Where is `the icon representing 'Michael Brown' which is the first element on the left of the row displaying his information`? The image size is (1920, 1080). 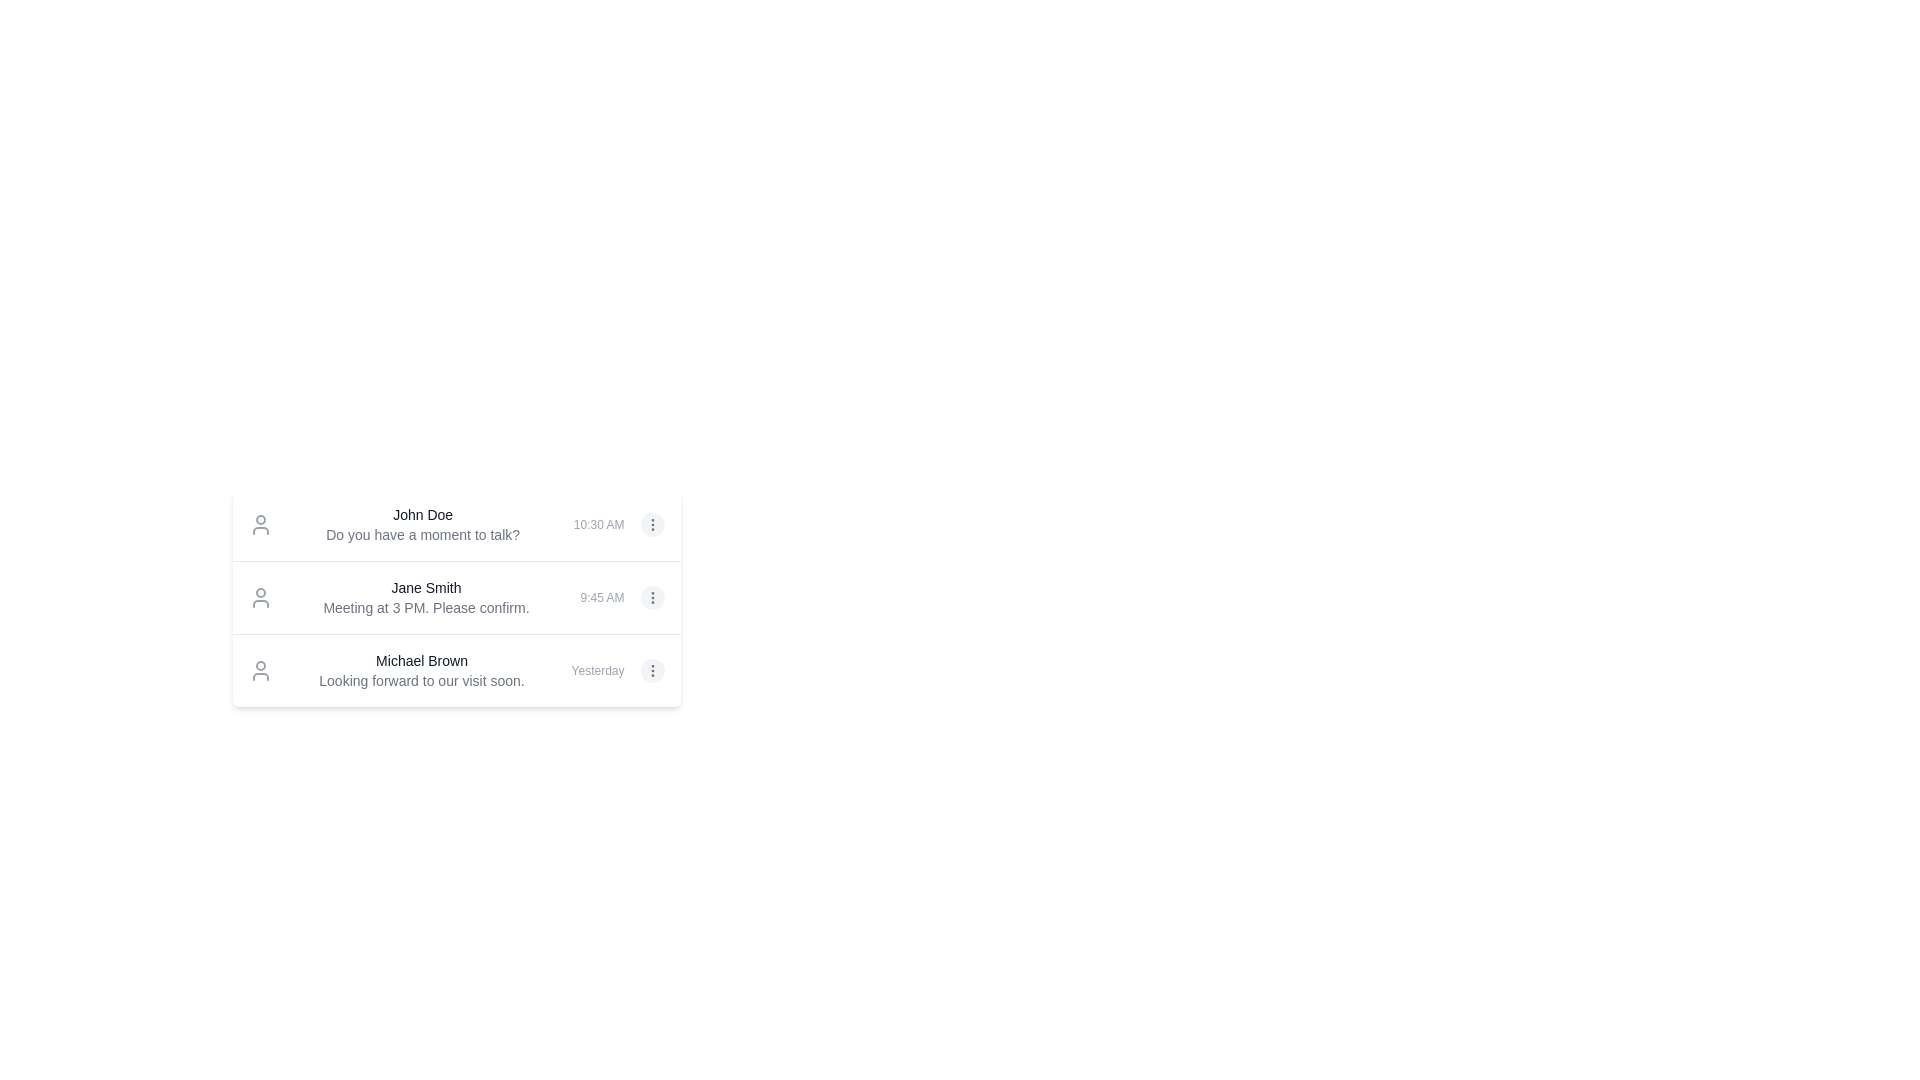 the icon representing 'Michael Brown' which is the first element on the left of the row displaying his information is located at coordinates (259, 671).